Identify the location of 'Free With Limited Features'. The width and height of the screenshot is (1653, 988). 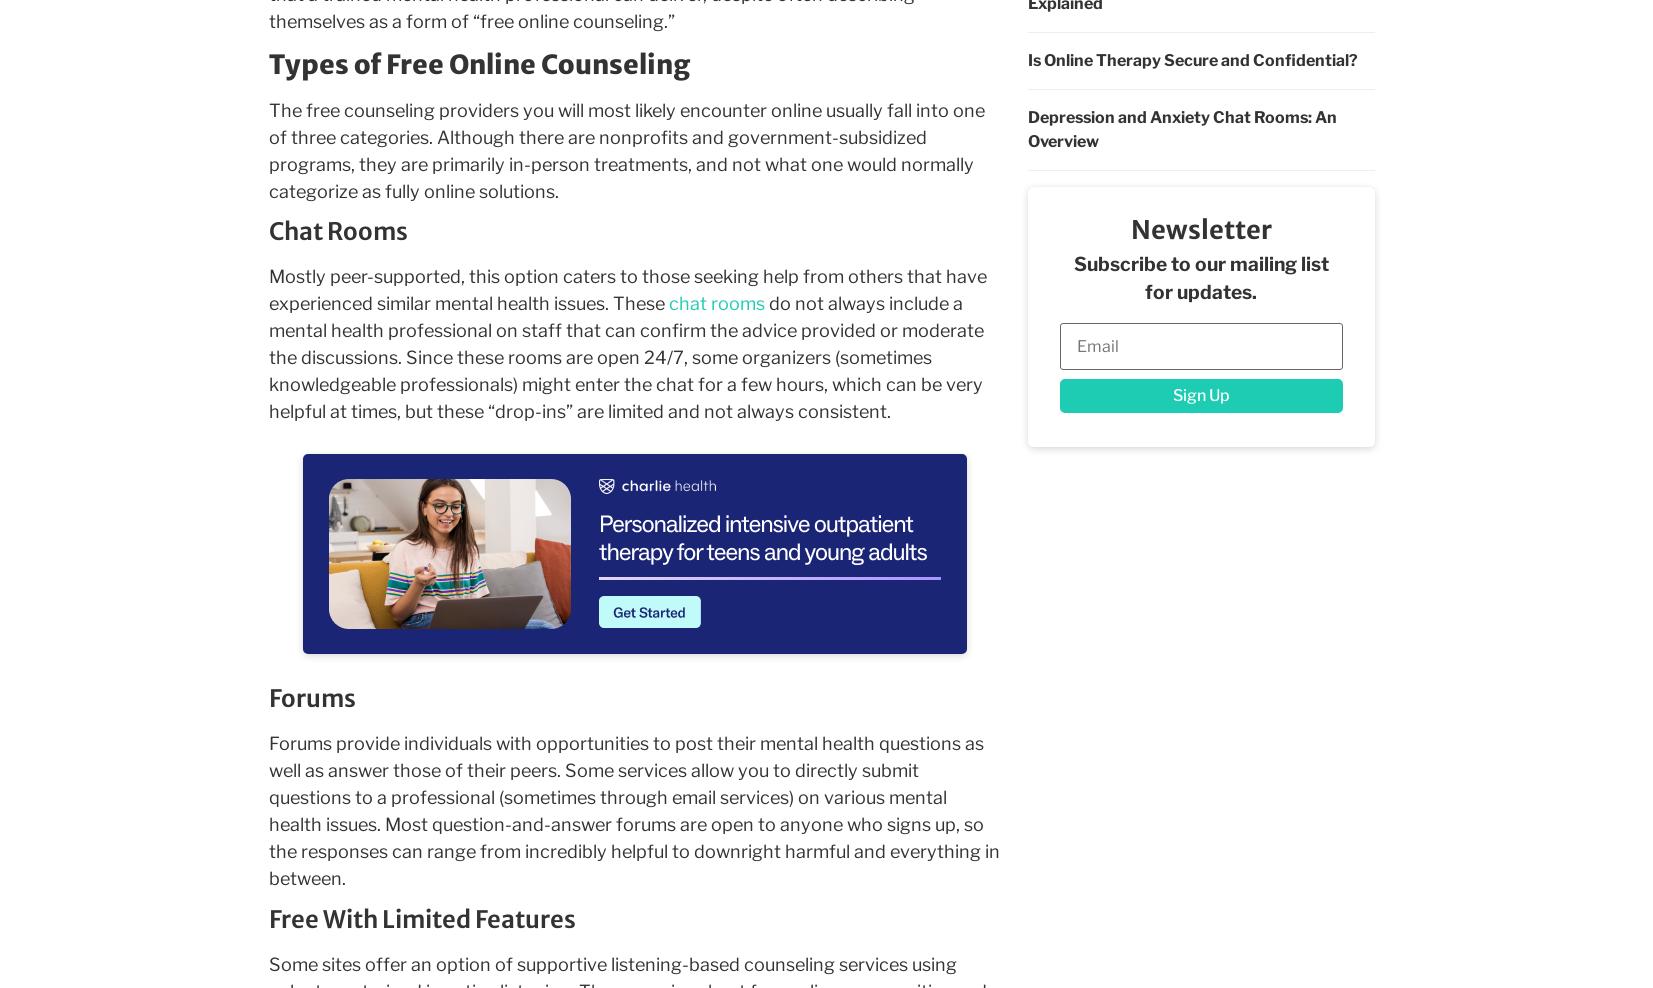
(420, 917).